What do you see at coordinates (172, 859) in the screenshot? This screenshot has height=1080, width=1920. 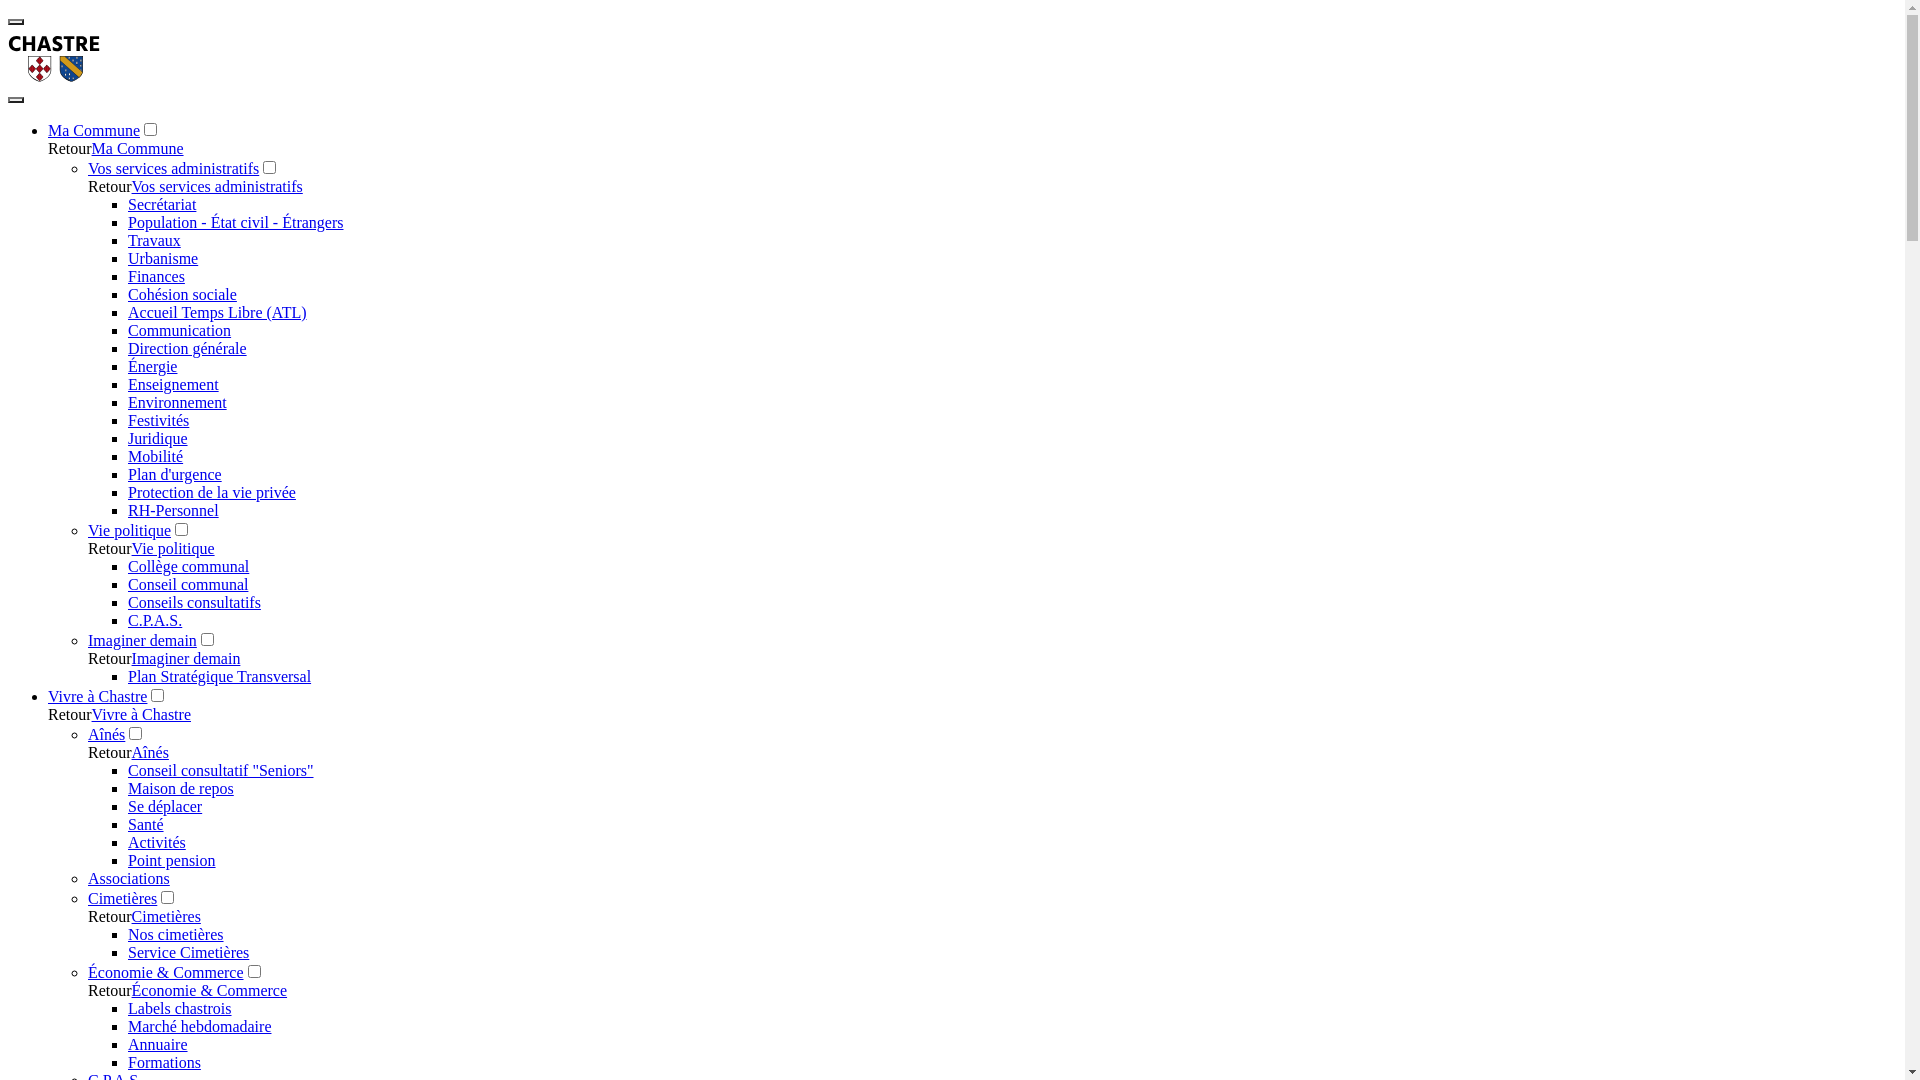 I see `'Point pension'` at bounding box center [172, 859].